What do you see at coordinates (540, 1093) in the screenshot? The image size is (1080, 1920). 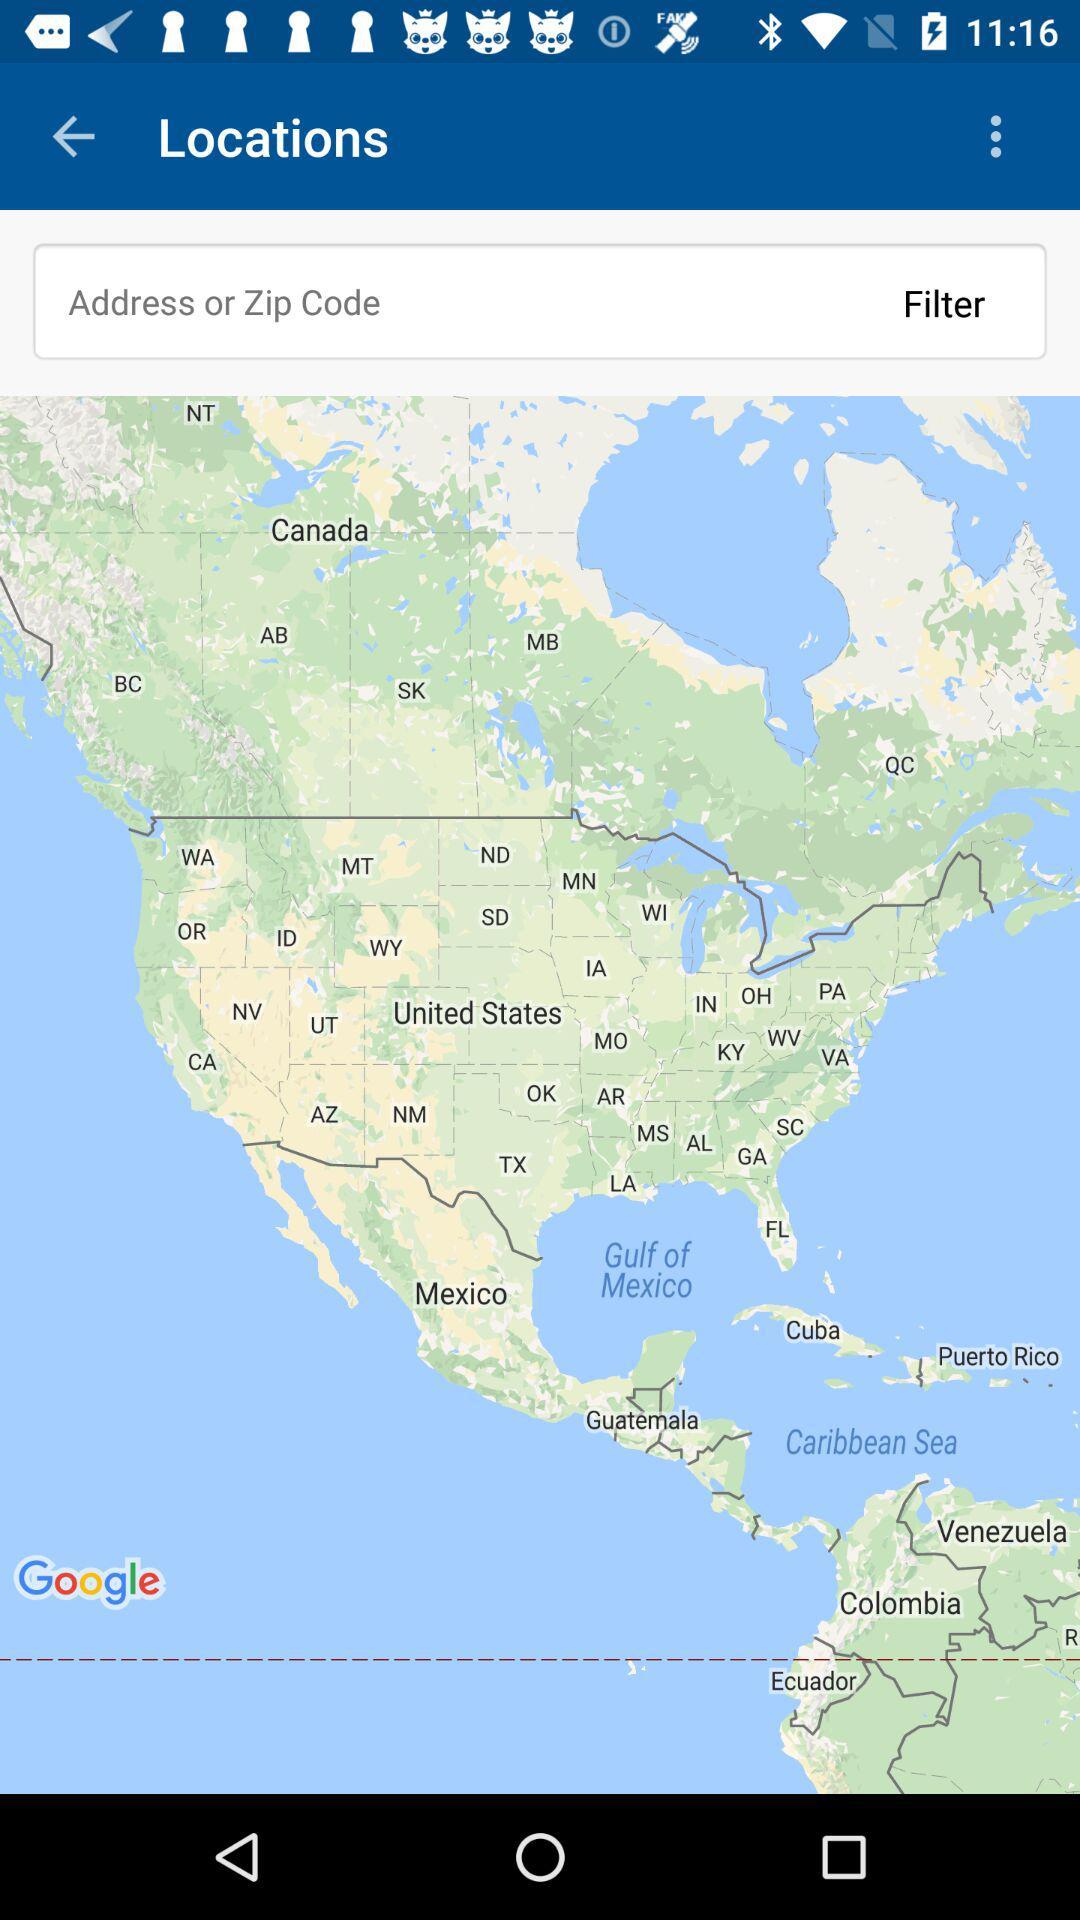 I see `the item at the center` at bounding box center [540, 1093].